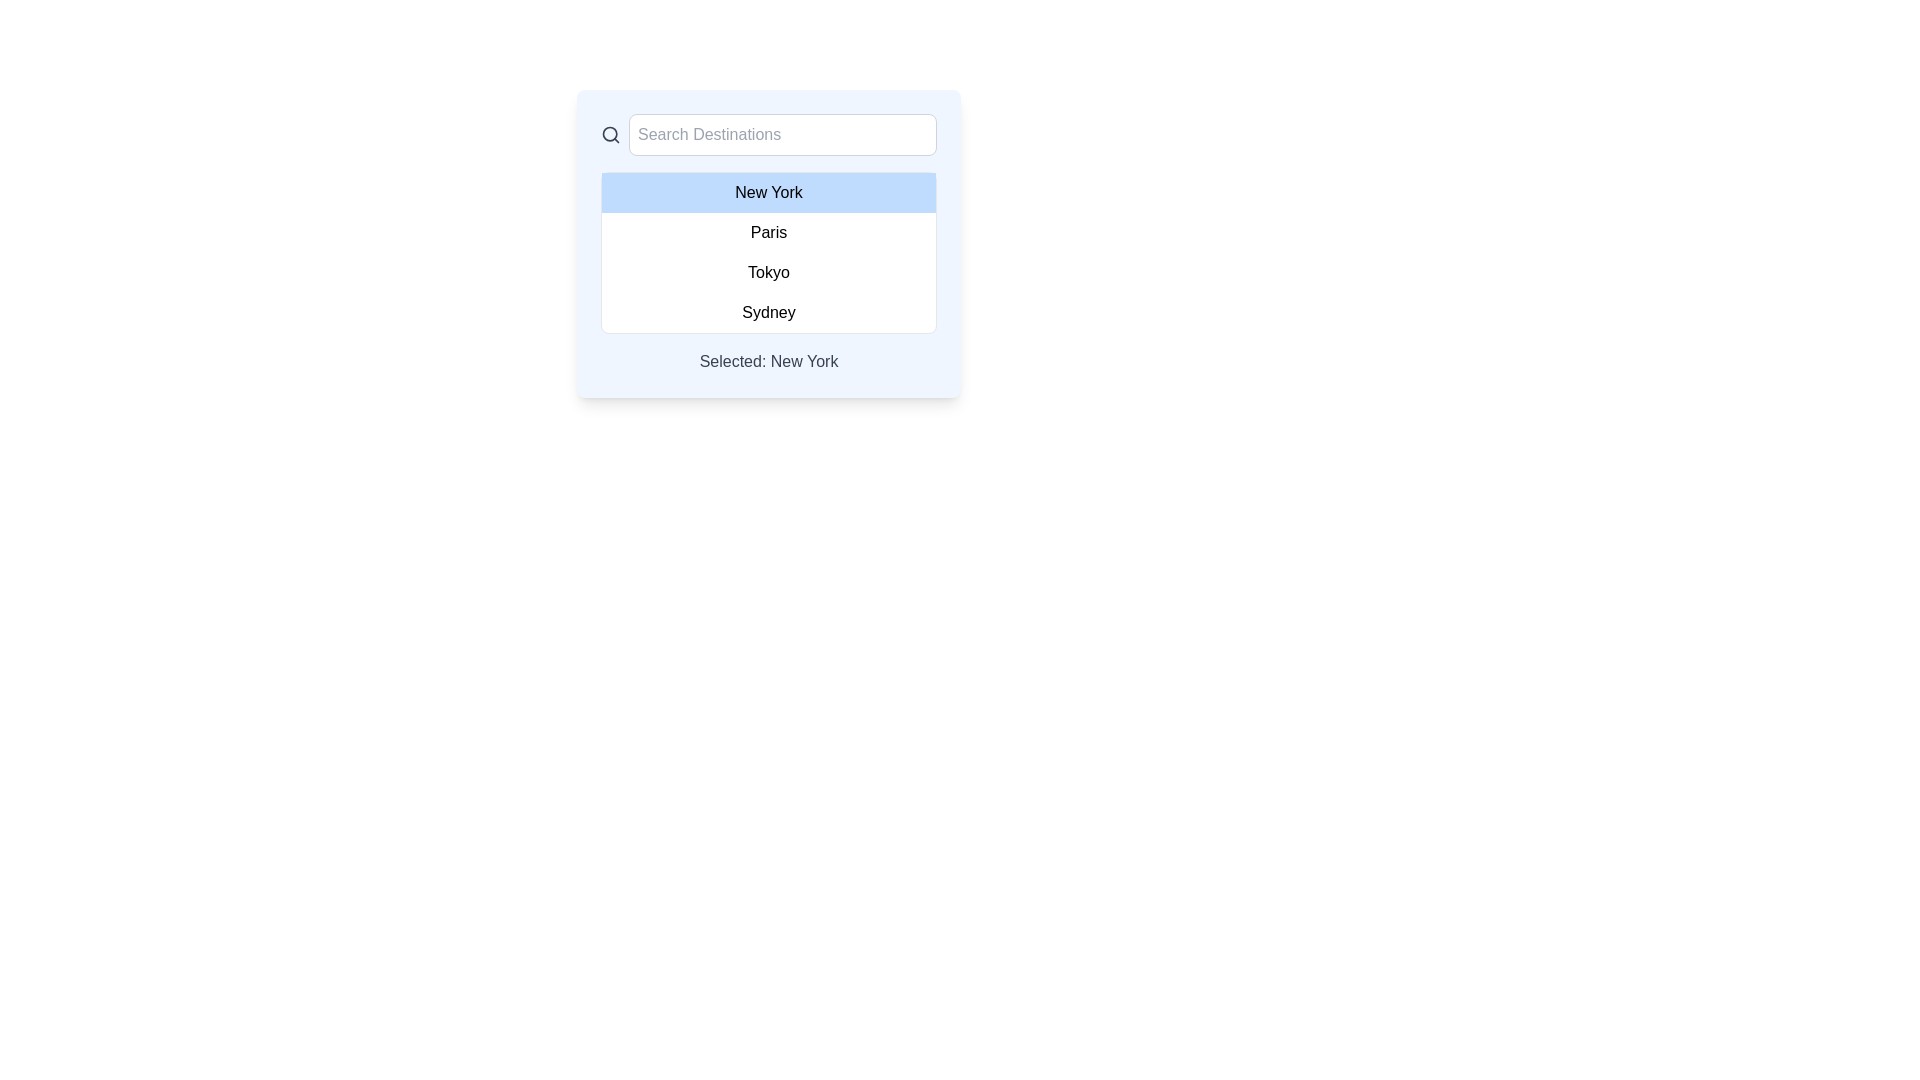 The image size is (1920, 1080). What do you see at coordinates (767, 242) in the screenshot?
I see `the text label displaying 'Paris'` at bounding box center [767, 242].